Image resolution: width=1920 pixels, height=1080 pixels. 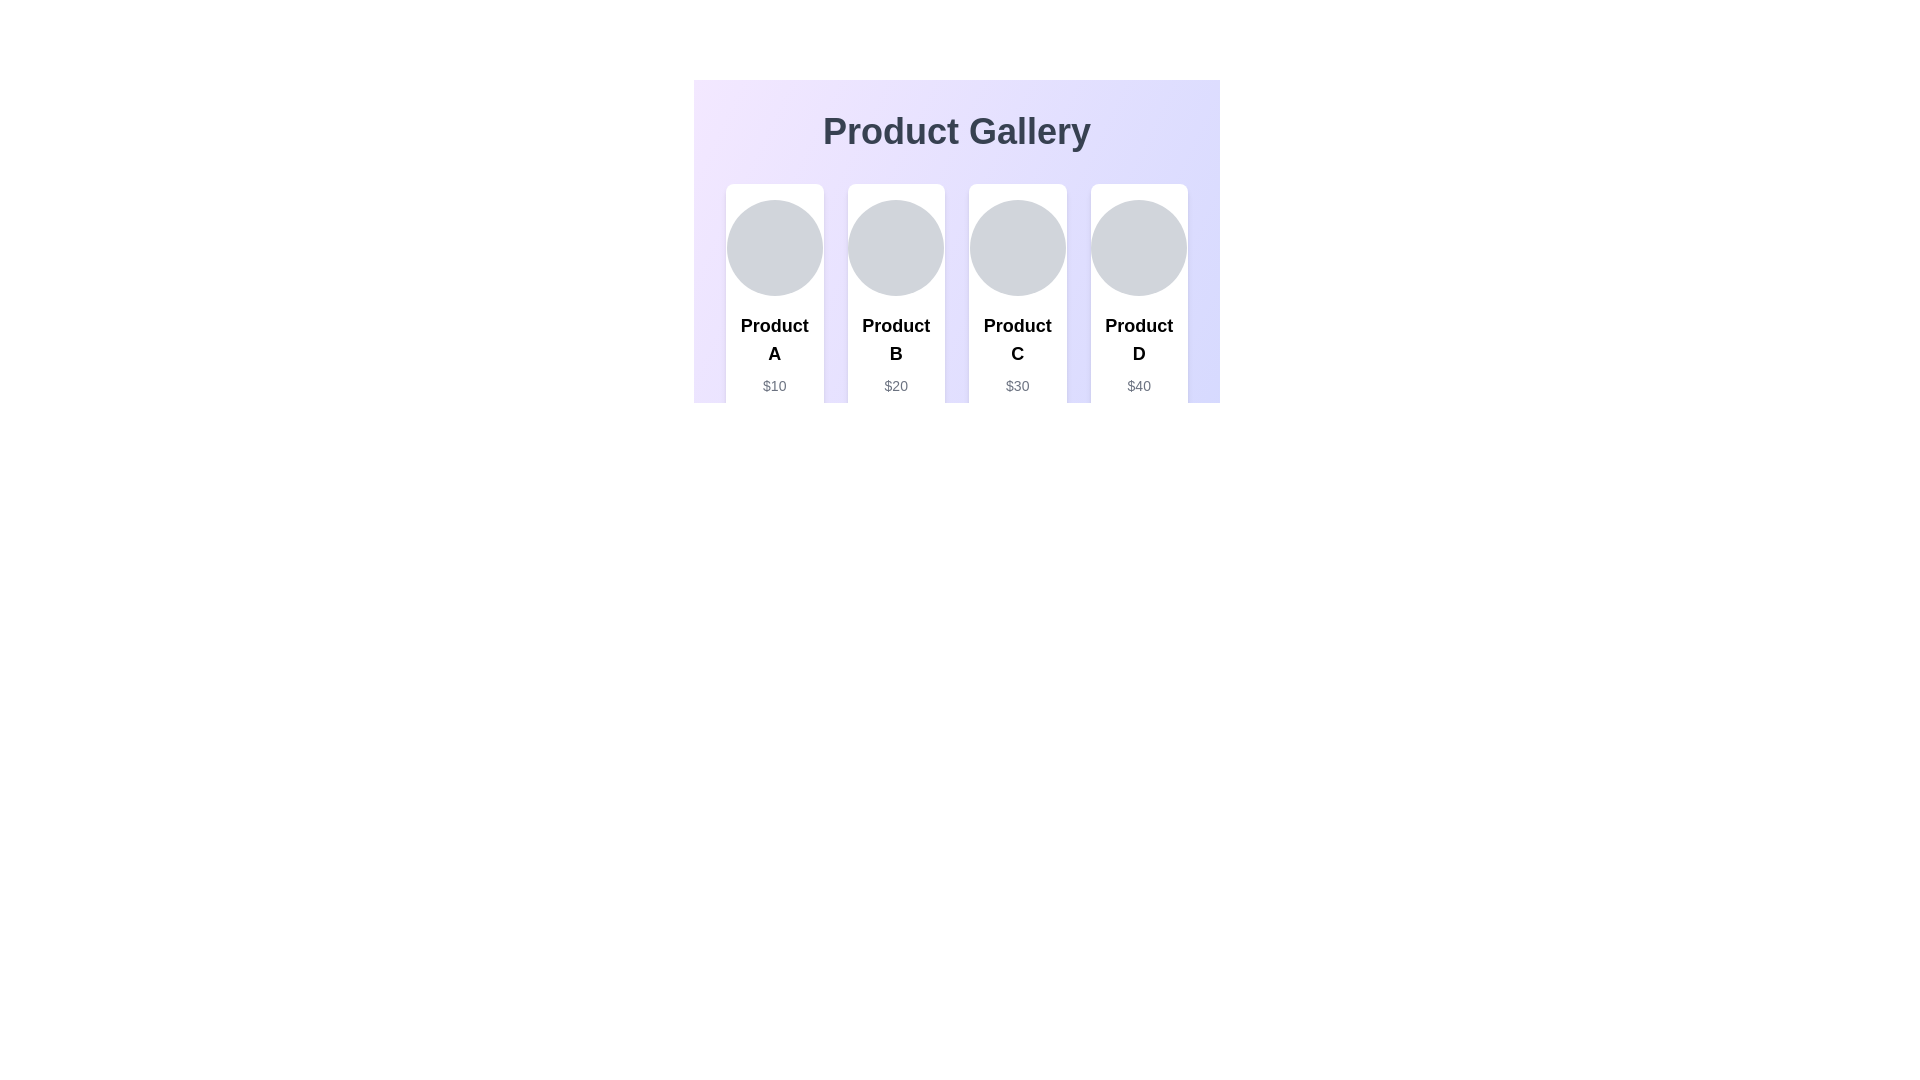 I want to click on text label that serves as the title for 'Product A', located directly below the circular image in the first column of the layout, so click(x=773, y=338).